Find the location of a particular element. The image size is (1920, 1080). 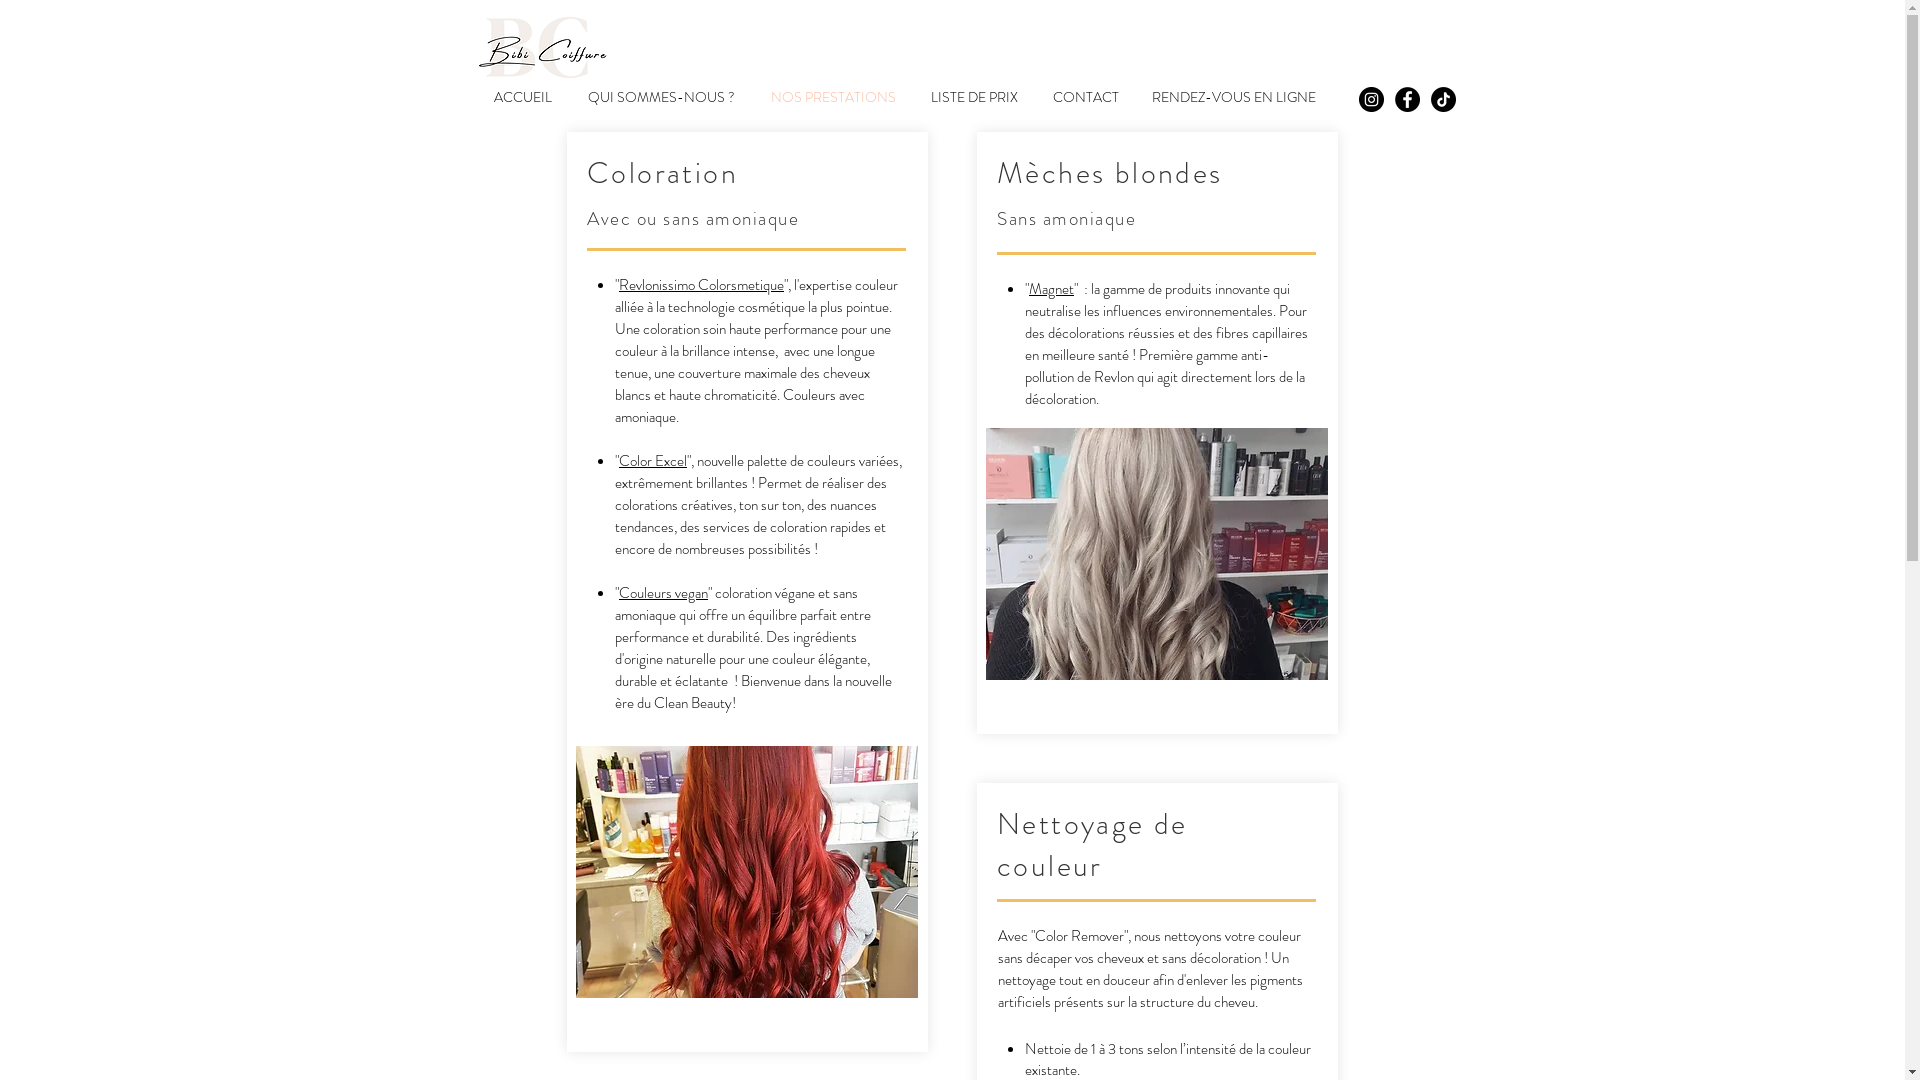

'Revlonissimo Colorsmetique' is located at coordinates (618, 285).